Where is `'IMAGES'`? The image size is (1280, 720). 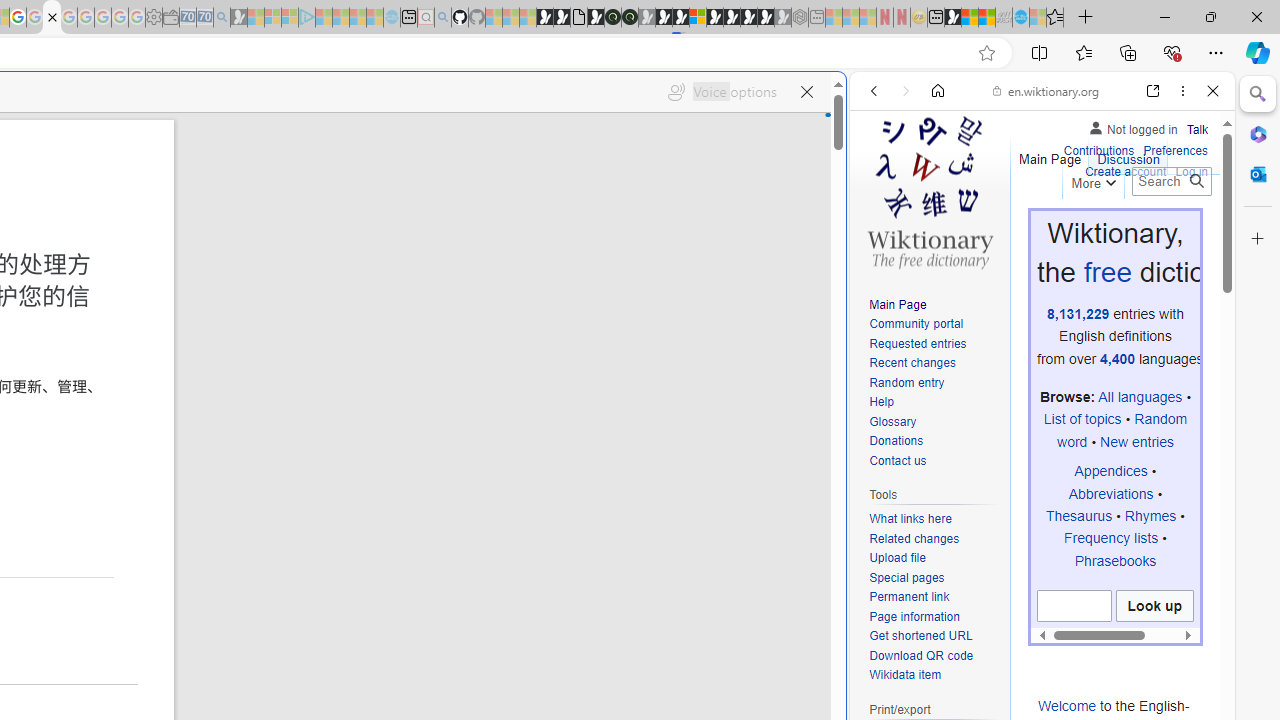
'IMAGES' is located at coordinates (939, 227).